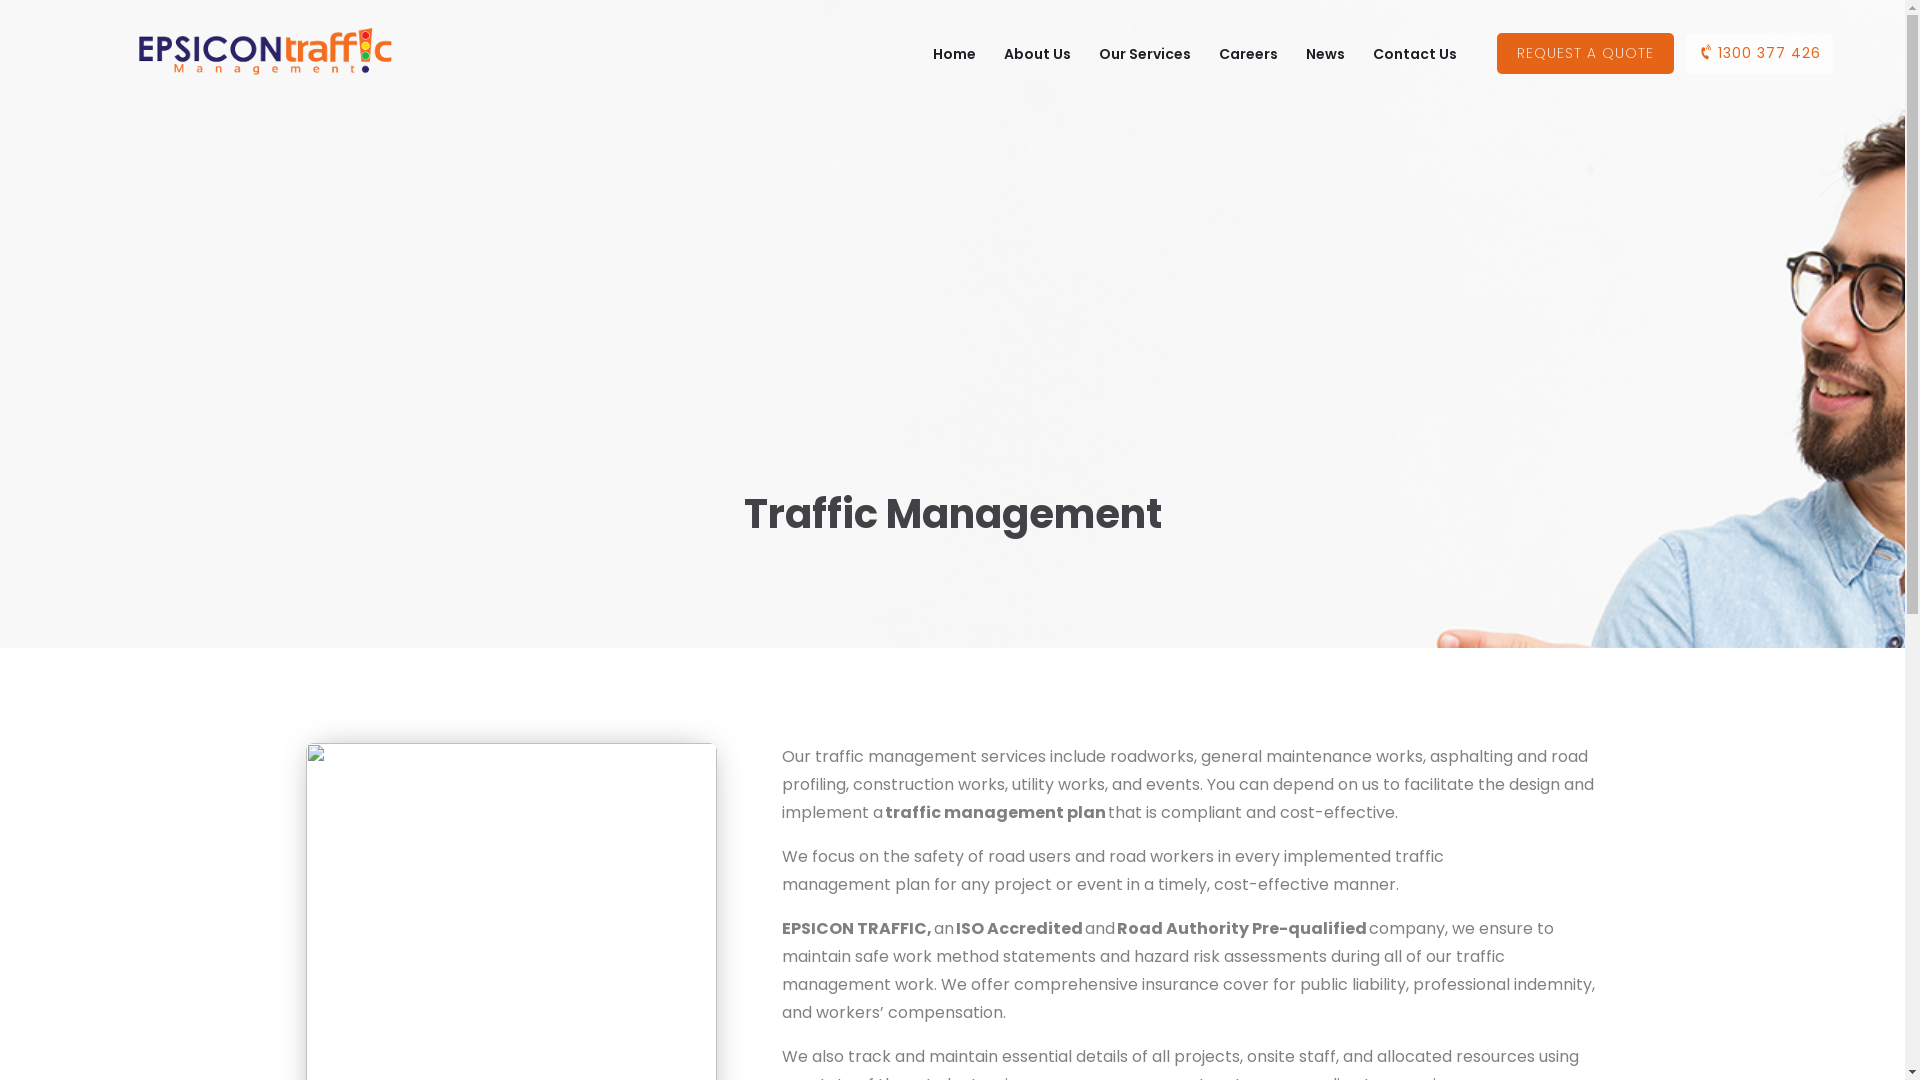 The image size is (1920, 1080). I want to click on 'News', so click(1297, 53).